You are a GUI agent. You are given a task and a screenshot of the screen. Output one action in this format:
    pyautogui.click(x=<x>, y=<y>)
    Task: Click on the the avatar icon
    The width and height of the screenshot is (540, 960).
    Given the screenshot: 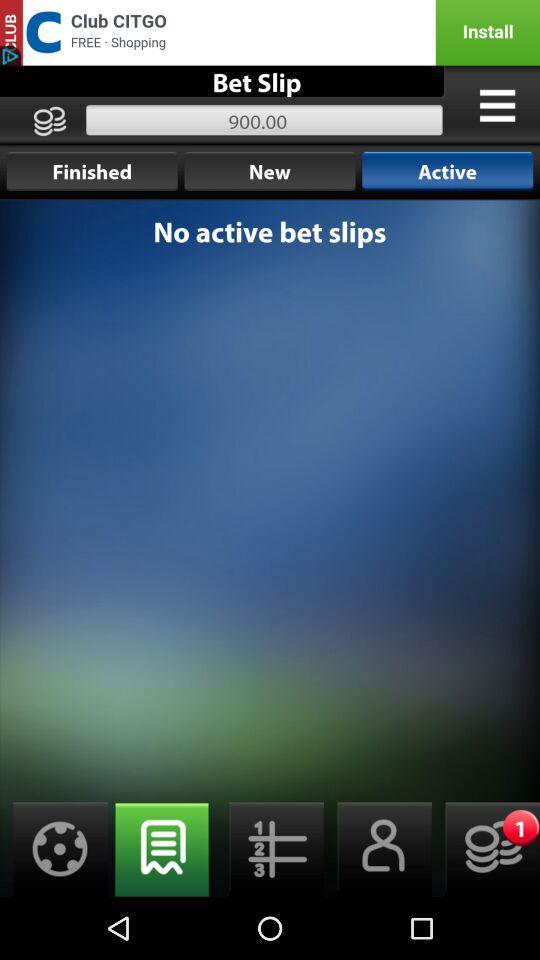 What is the action you would take?
    pyautogui.click(x=378, y=909)
    